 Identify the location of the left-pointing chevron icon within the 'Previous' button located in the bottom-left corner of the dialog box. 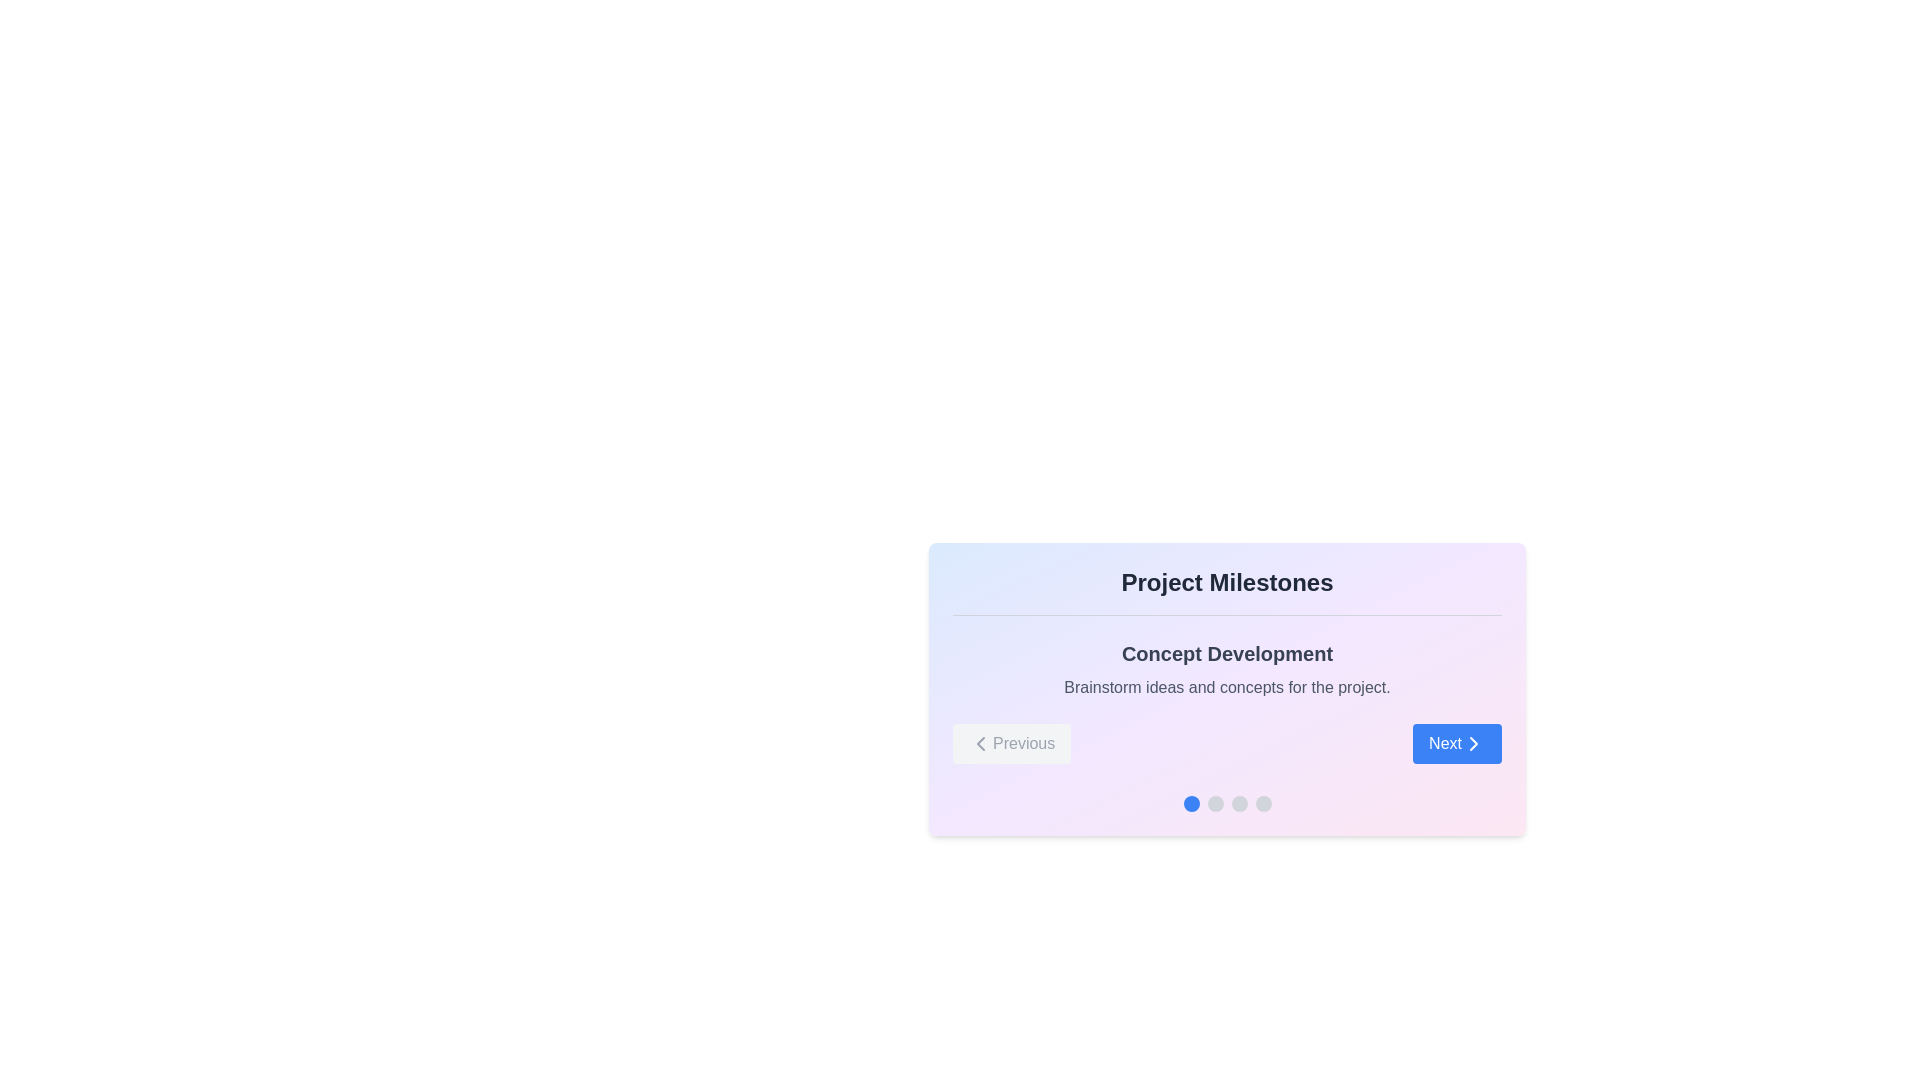
(980, 744).